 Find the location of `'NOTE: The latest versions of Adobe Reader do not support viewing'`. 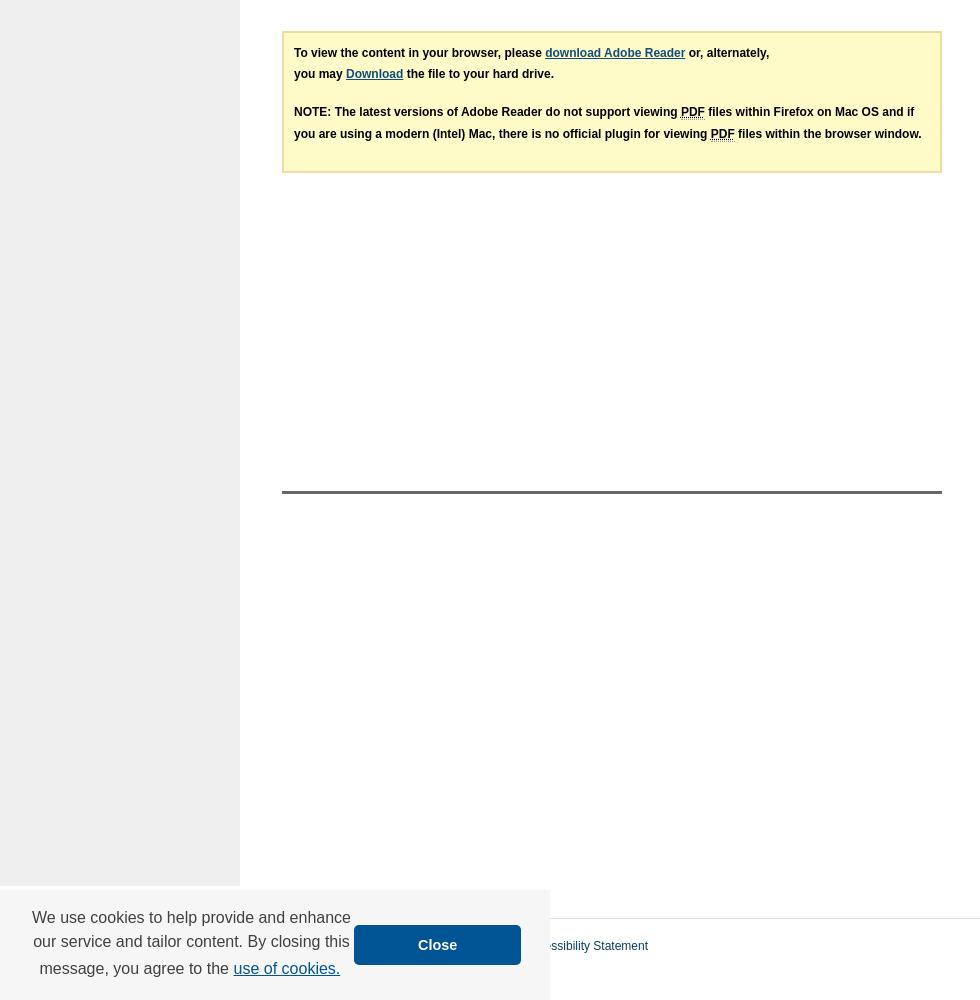

'NOTE: The latest versions of Adobe Reader do not support viewing' is located at coordinates (486, 111).